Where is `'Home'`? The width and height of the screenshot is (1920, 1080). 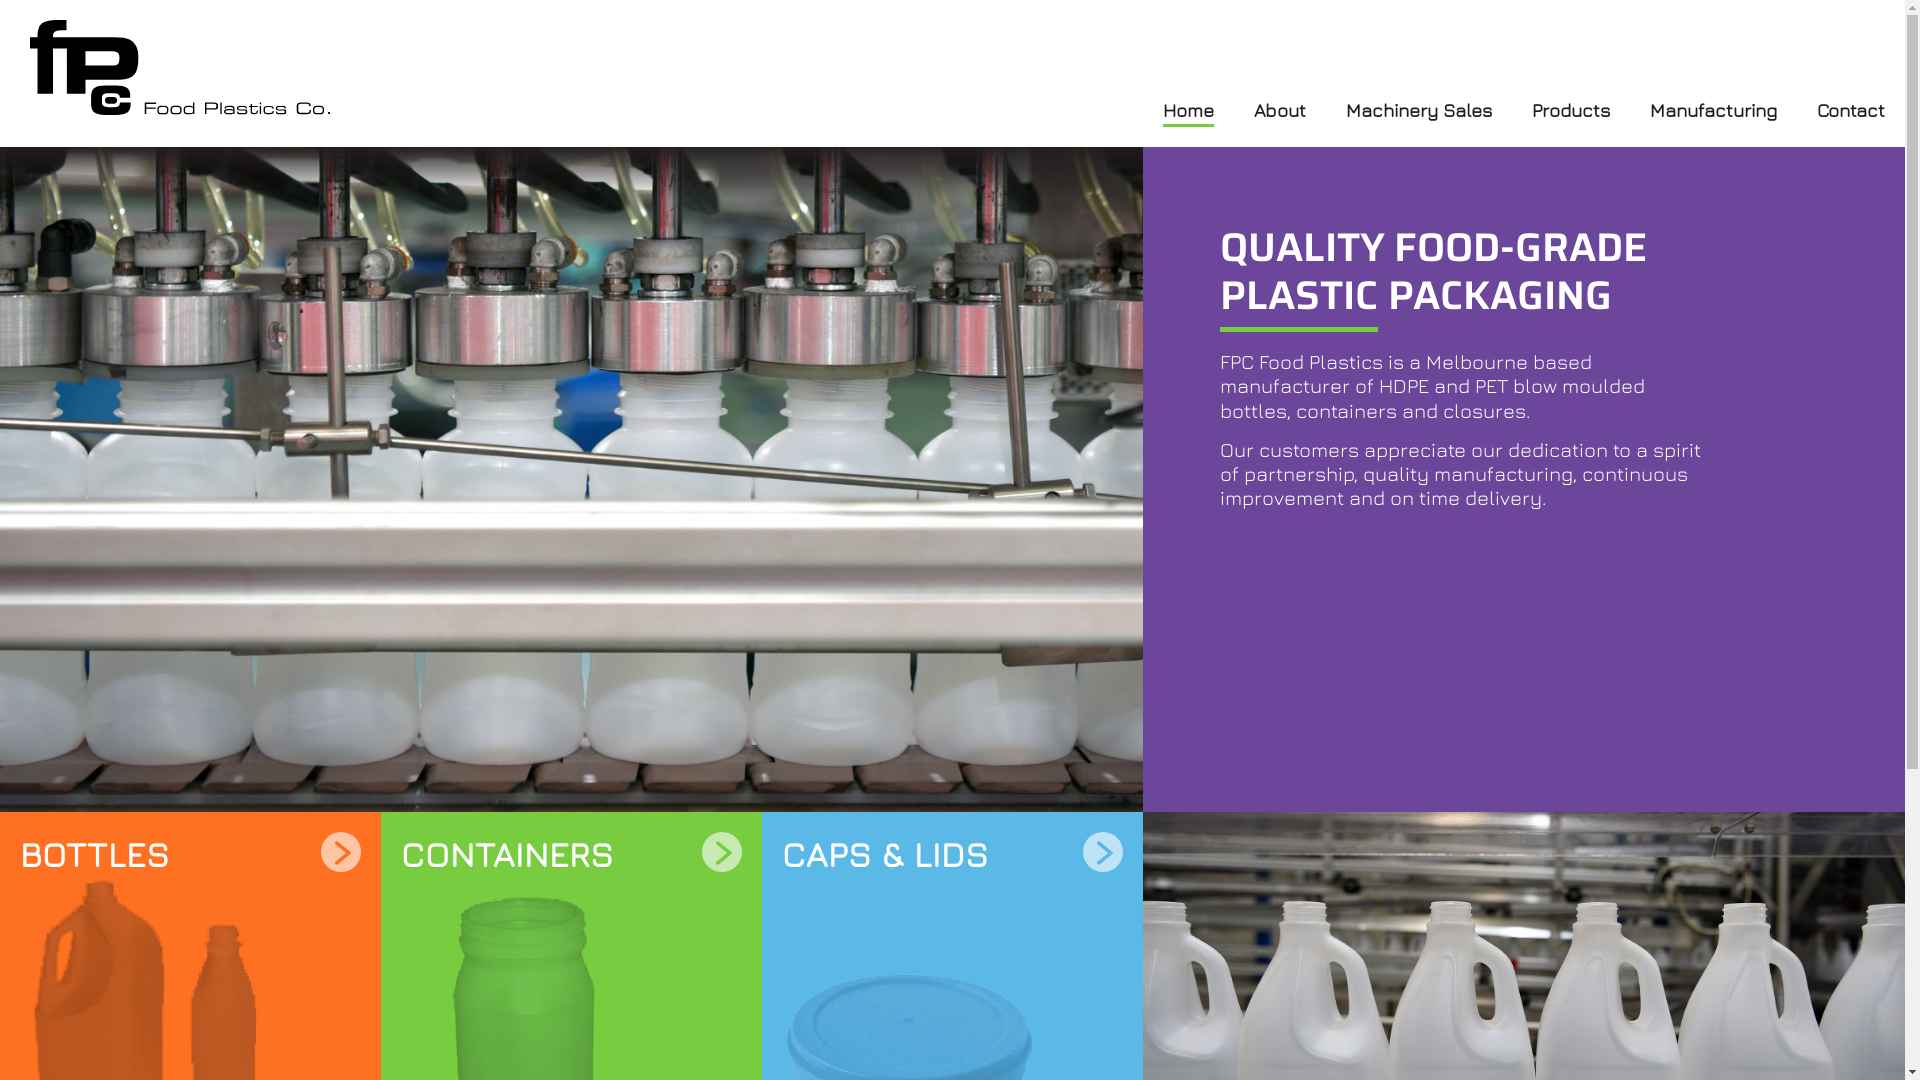 'Home' is located at coordinates (1188, 111).